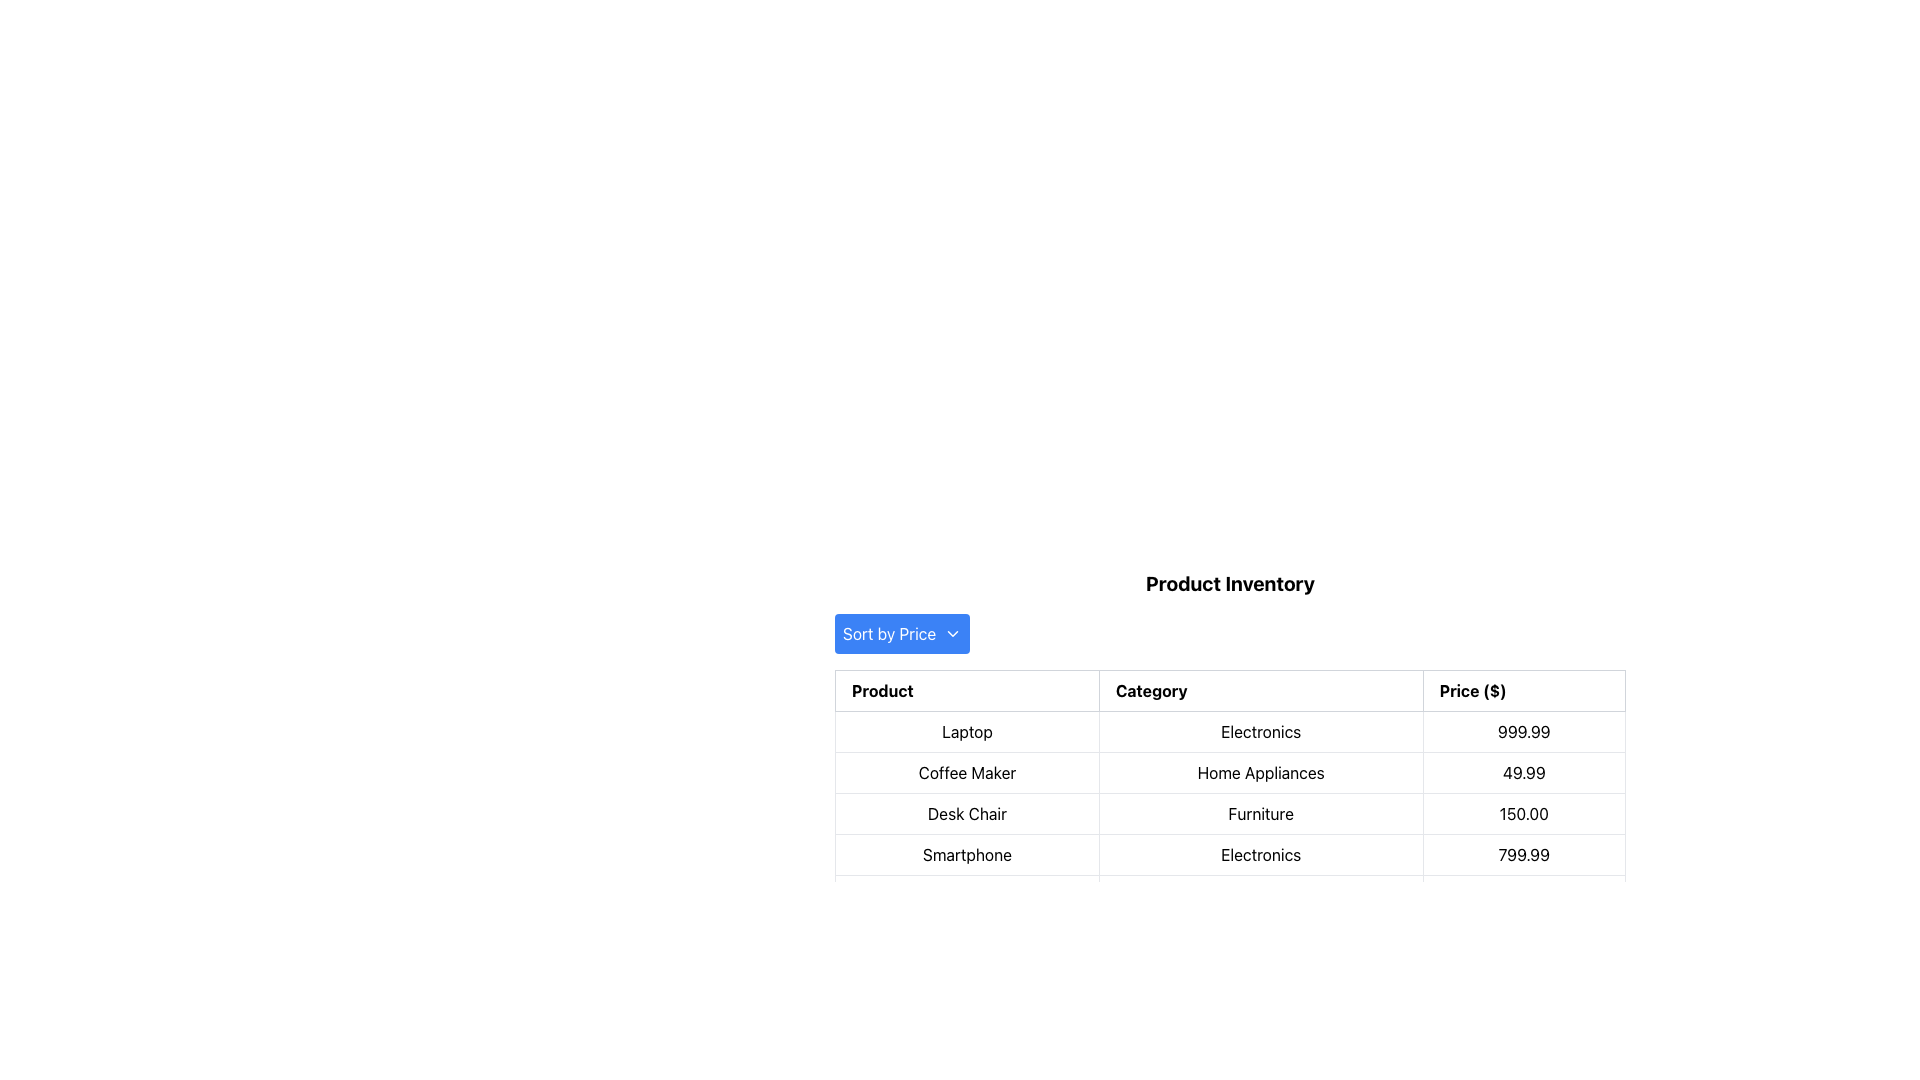  Describe the element at coordinates (967, 813) in the screenshot. I see `the 'Desk Chair' text label in the 'Product' column of the table` at that location.